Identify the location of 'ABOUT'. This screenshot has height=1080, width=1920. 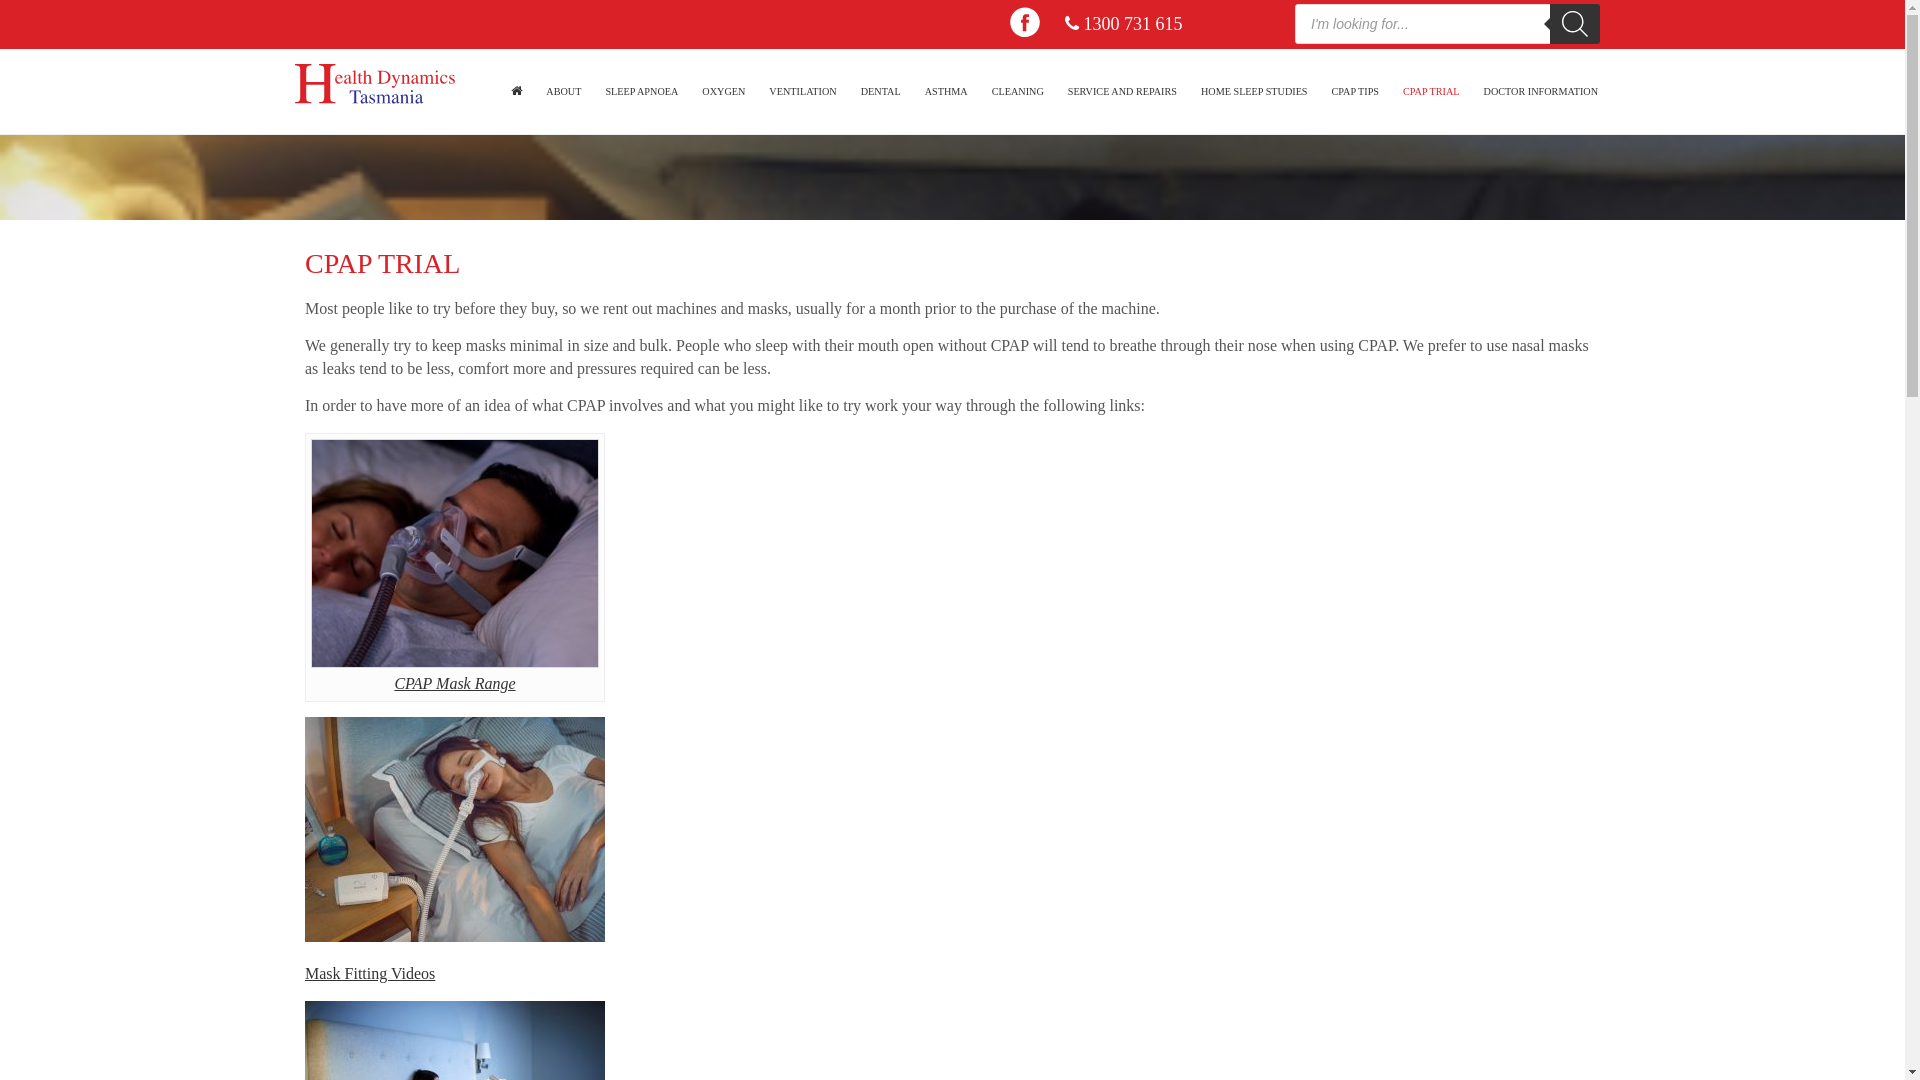
(562, 91).